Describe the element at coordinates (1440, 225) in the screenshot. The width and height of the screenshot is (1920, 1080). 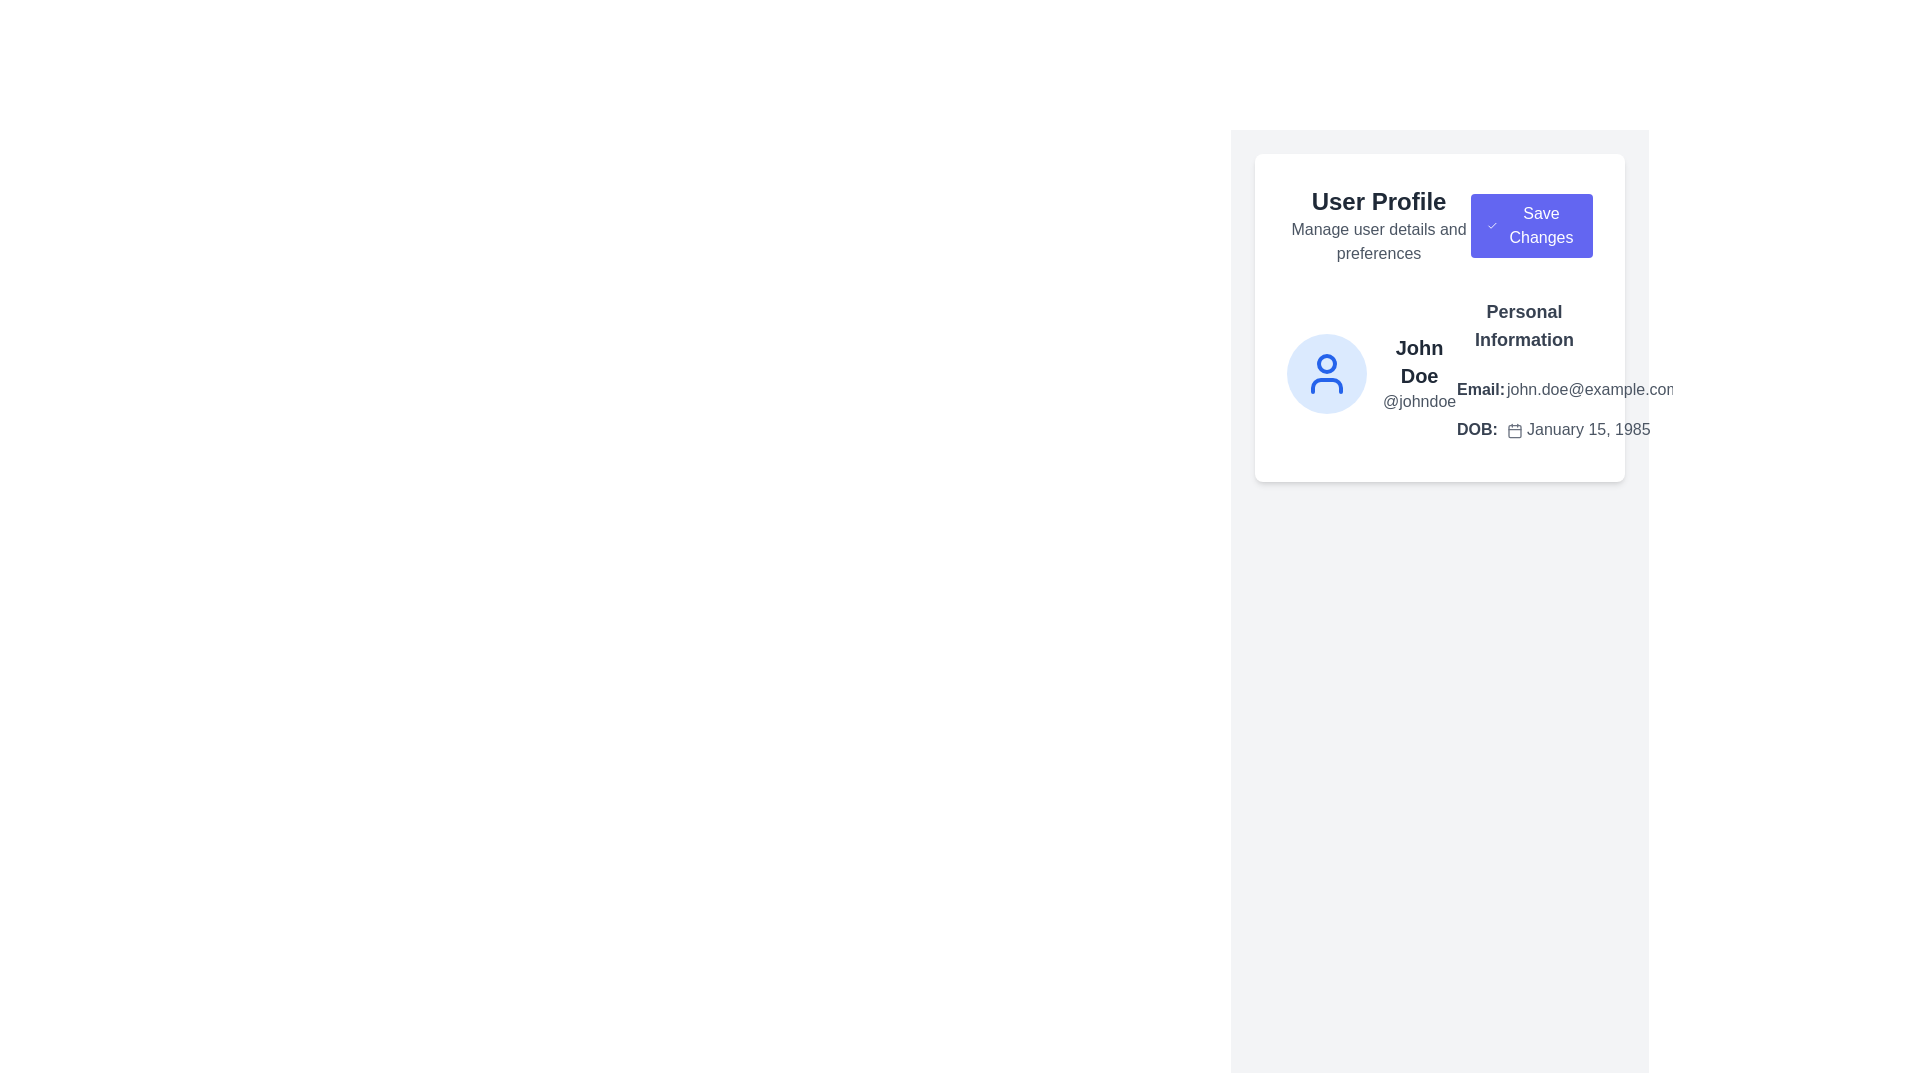
I see `descriptive text of the 'User Profile' header and its accompanying description 'Manage user details and preferences' located at the top part of the card component` at that location.